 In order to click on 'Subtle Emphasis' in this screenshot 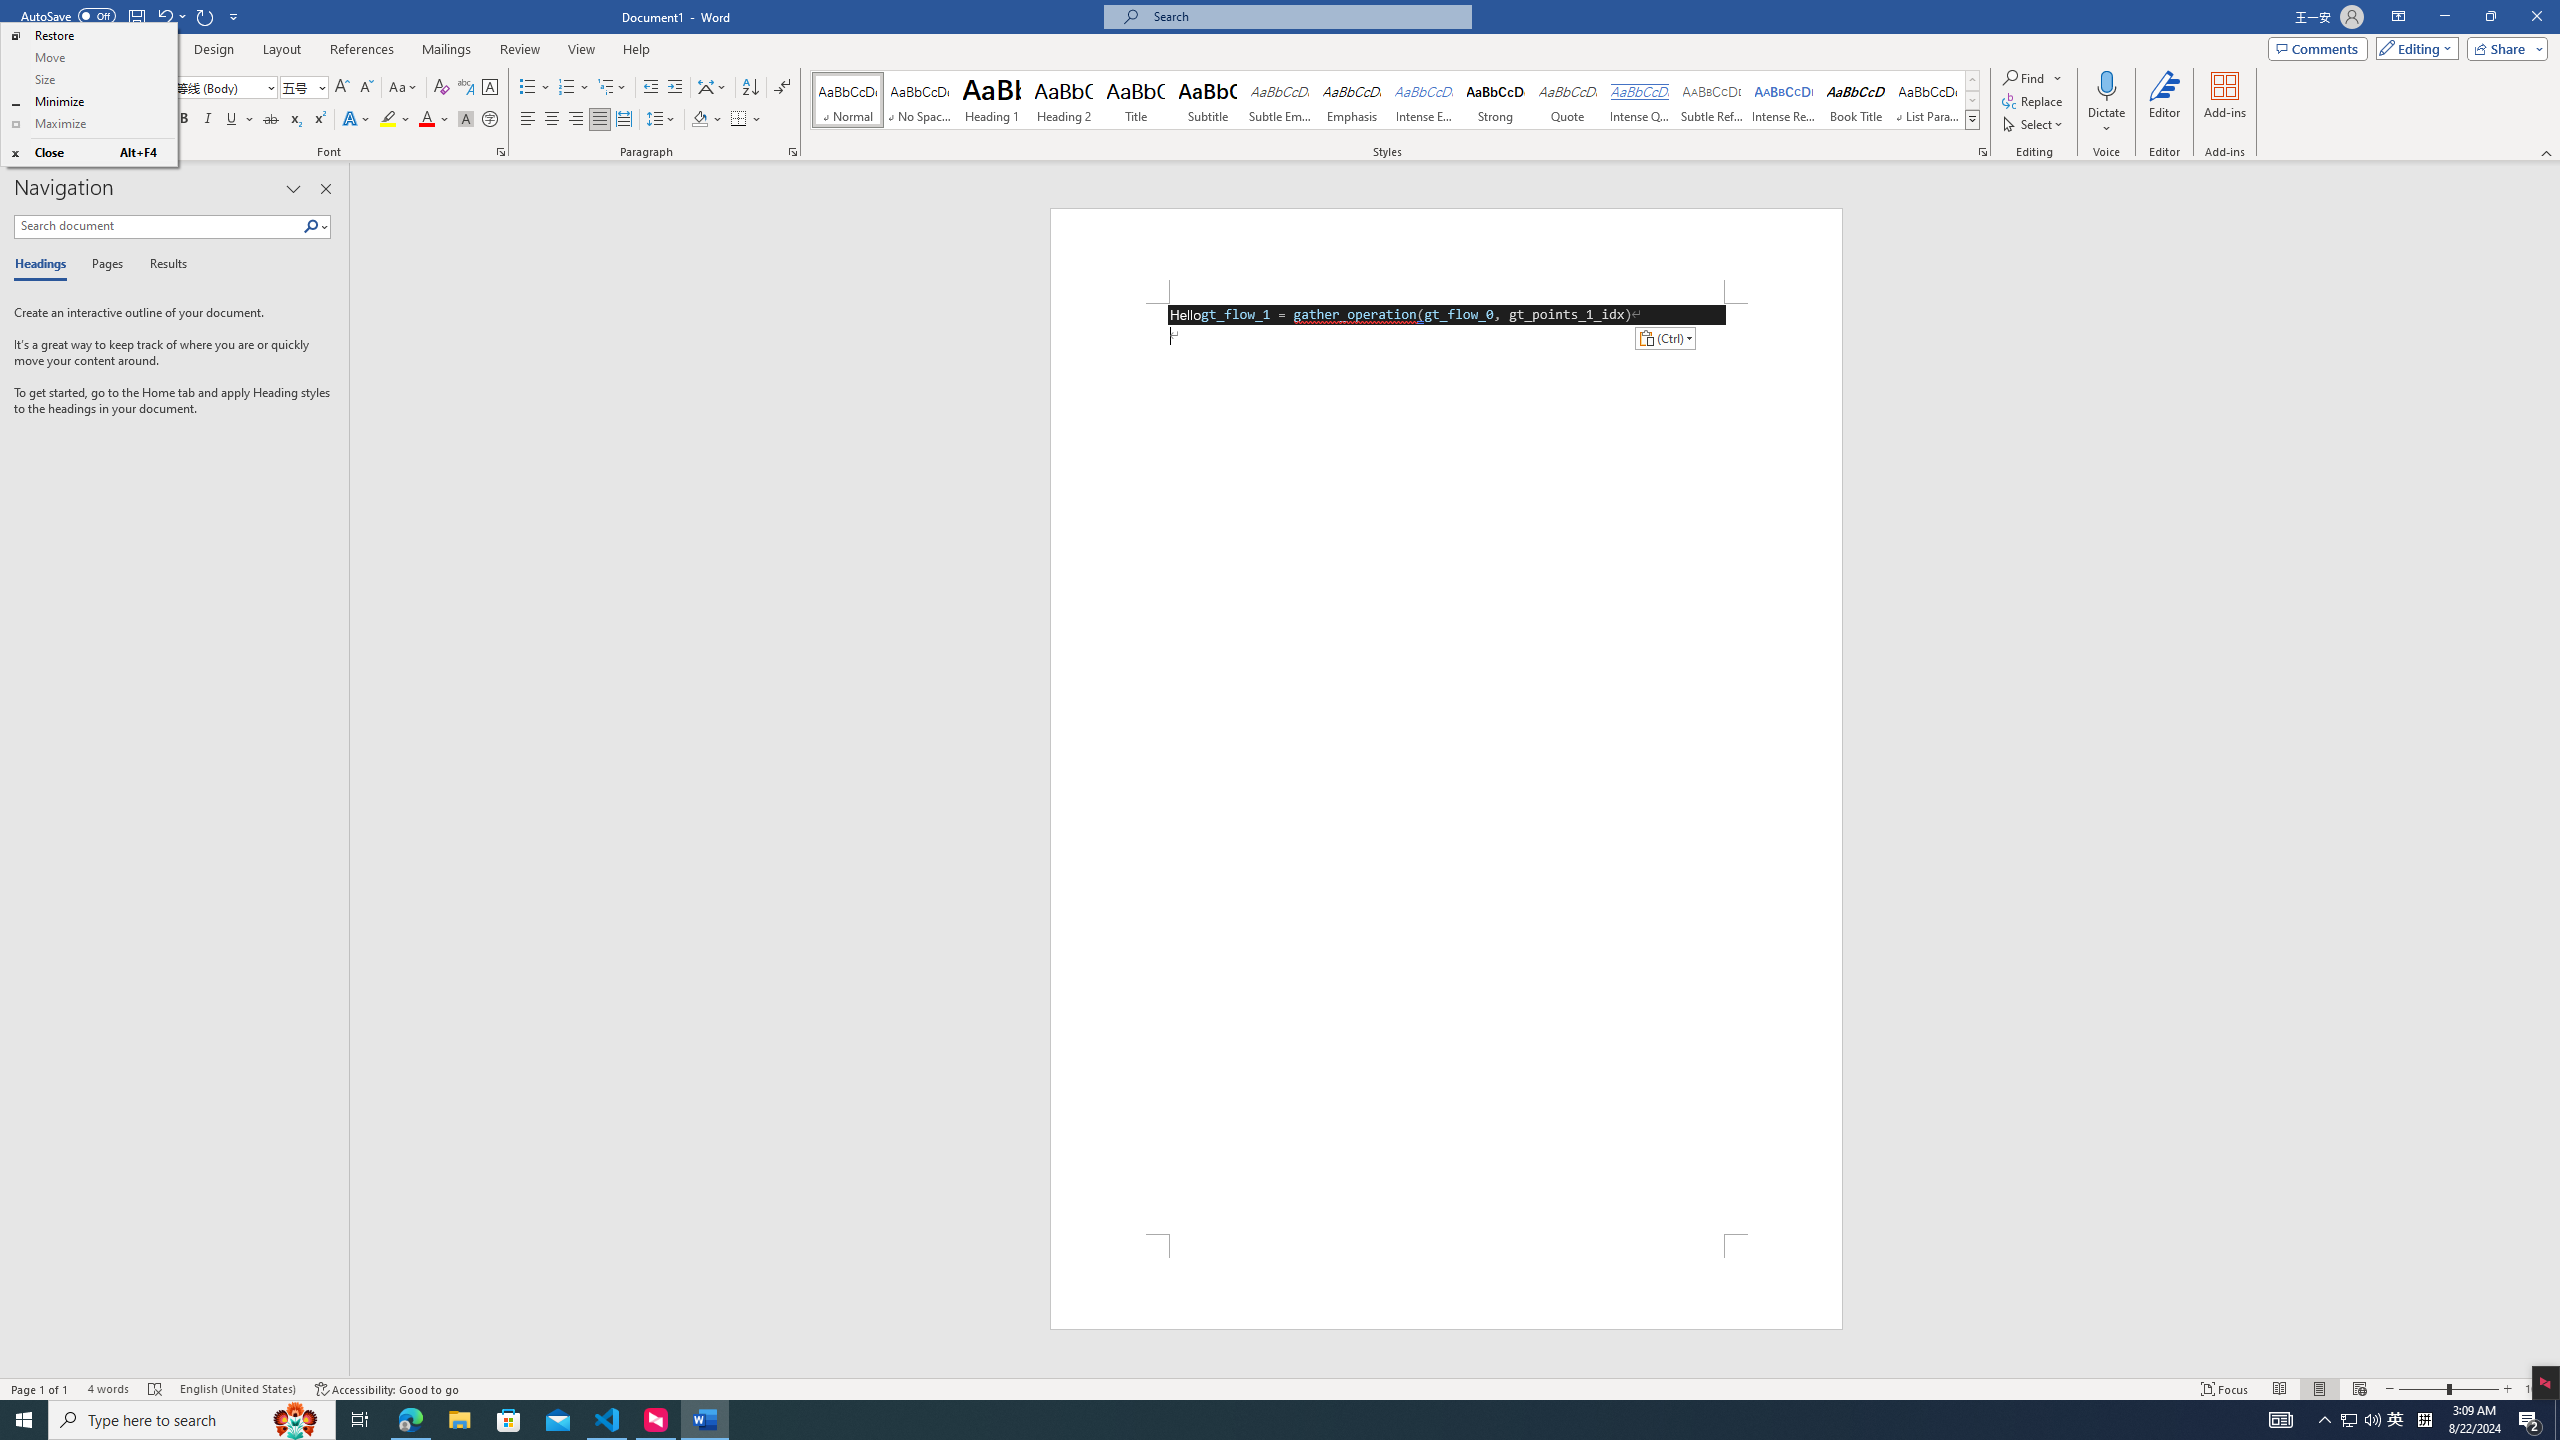, I will do `click(1280, 99)`.